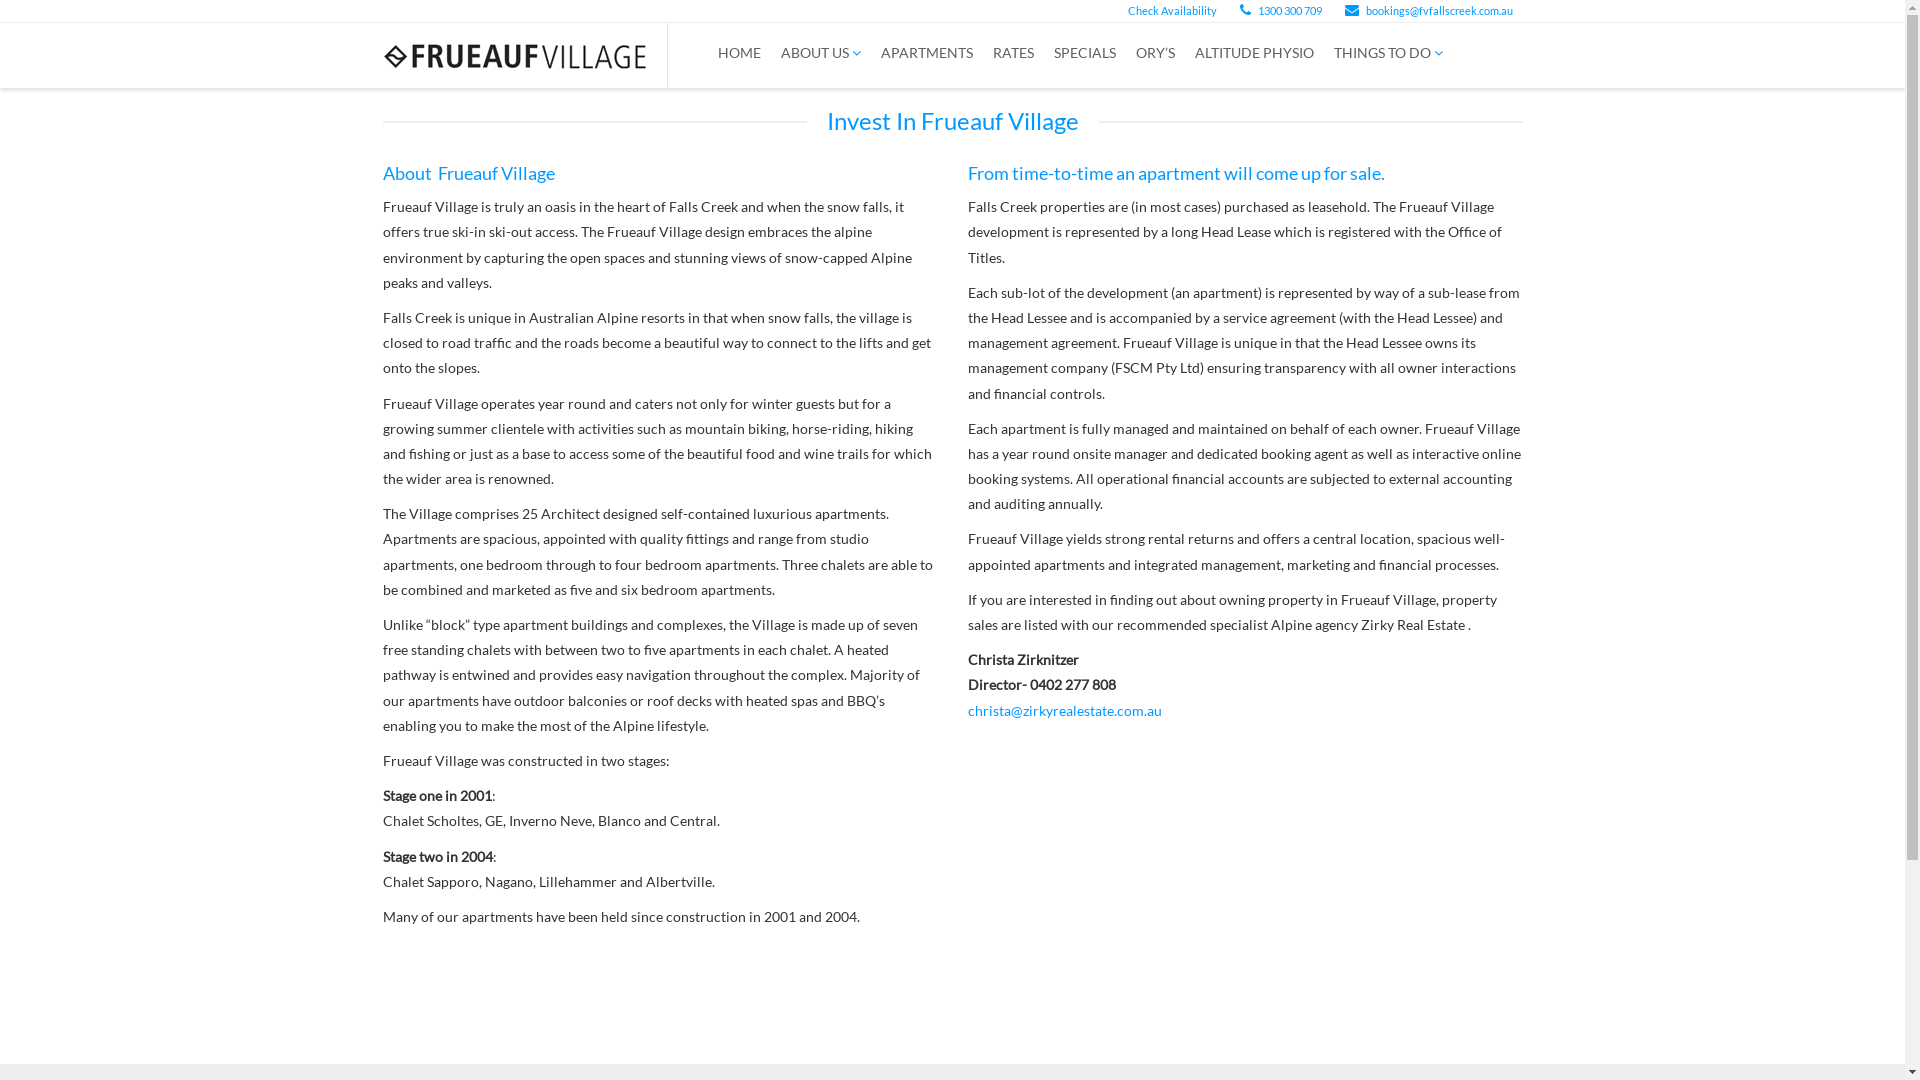  I want to click on '1300 300 709', so click(1281, 10).